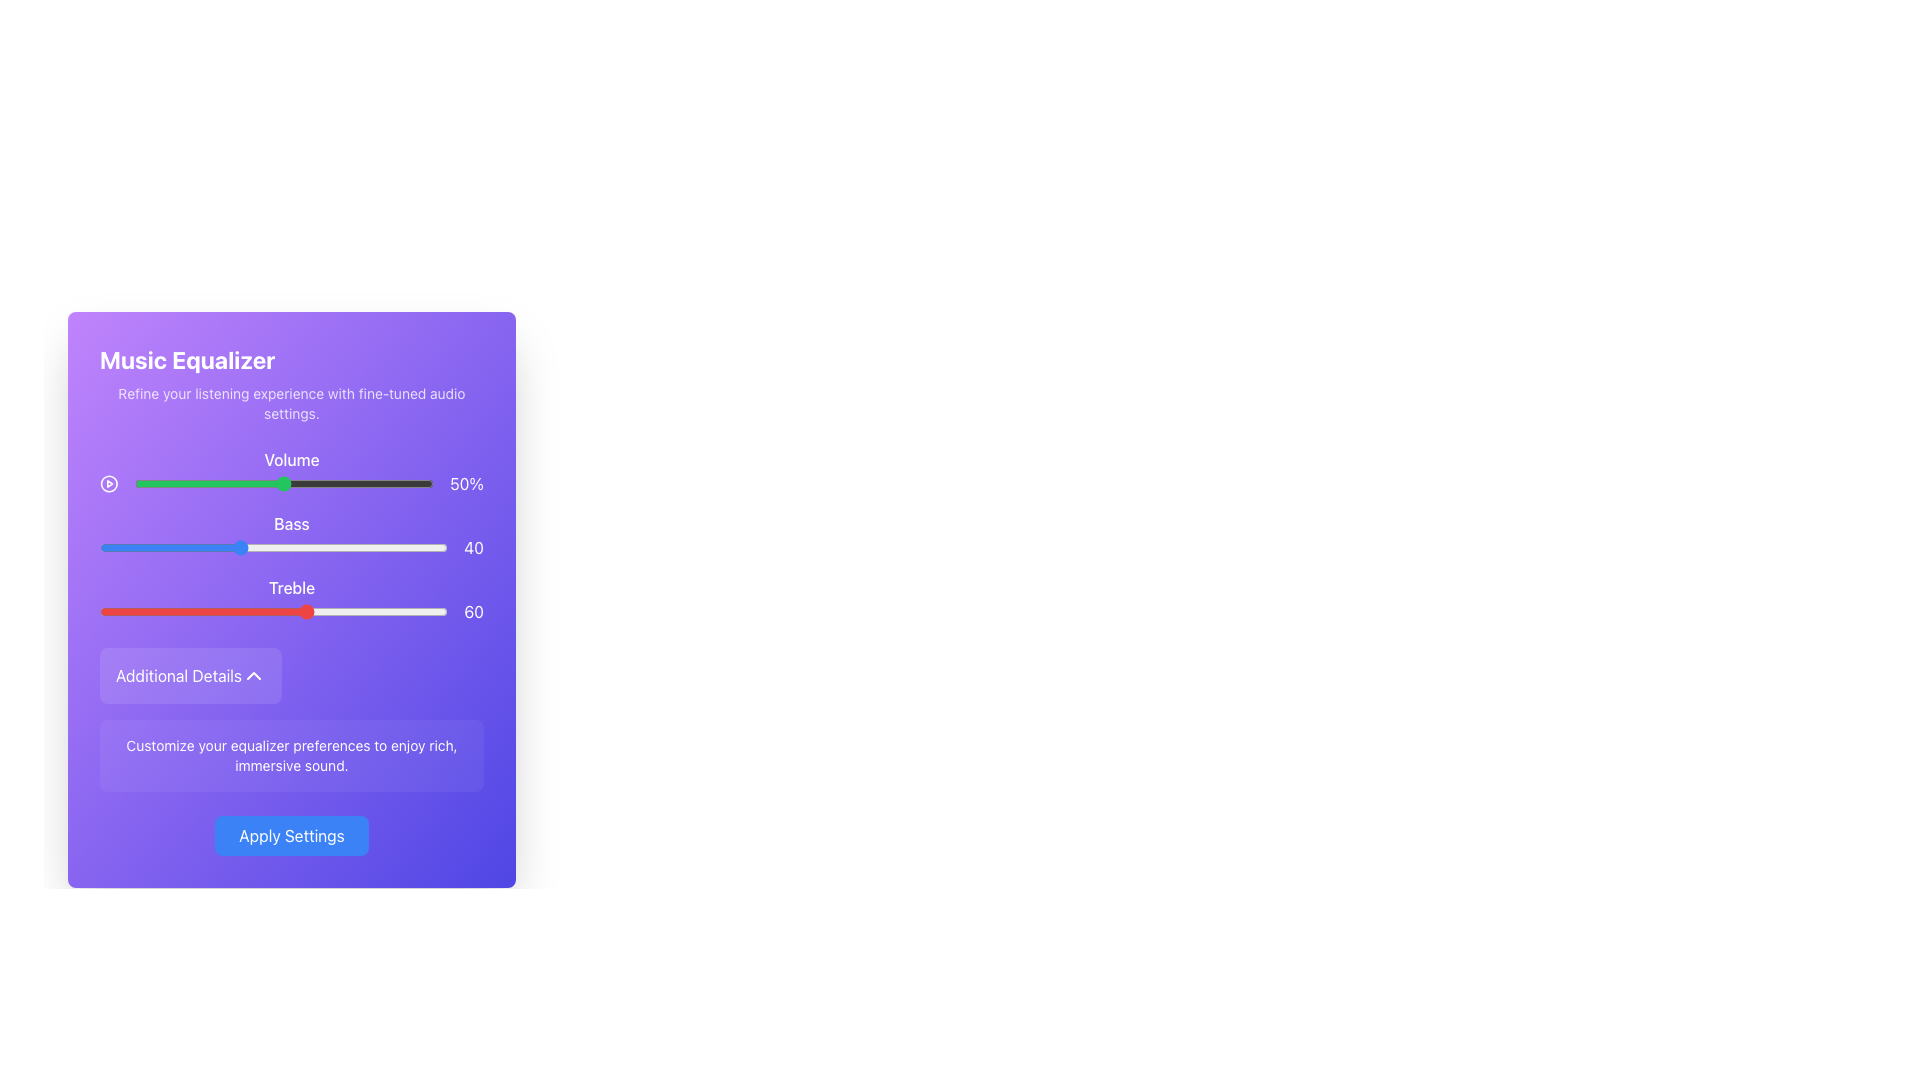 Image resolution: width=1920 pixels, height=1080 pixels. Describe the element at coordinates (255, 611) in the screenshot. I see `the treble level` at that location.